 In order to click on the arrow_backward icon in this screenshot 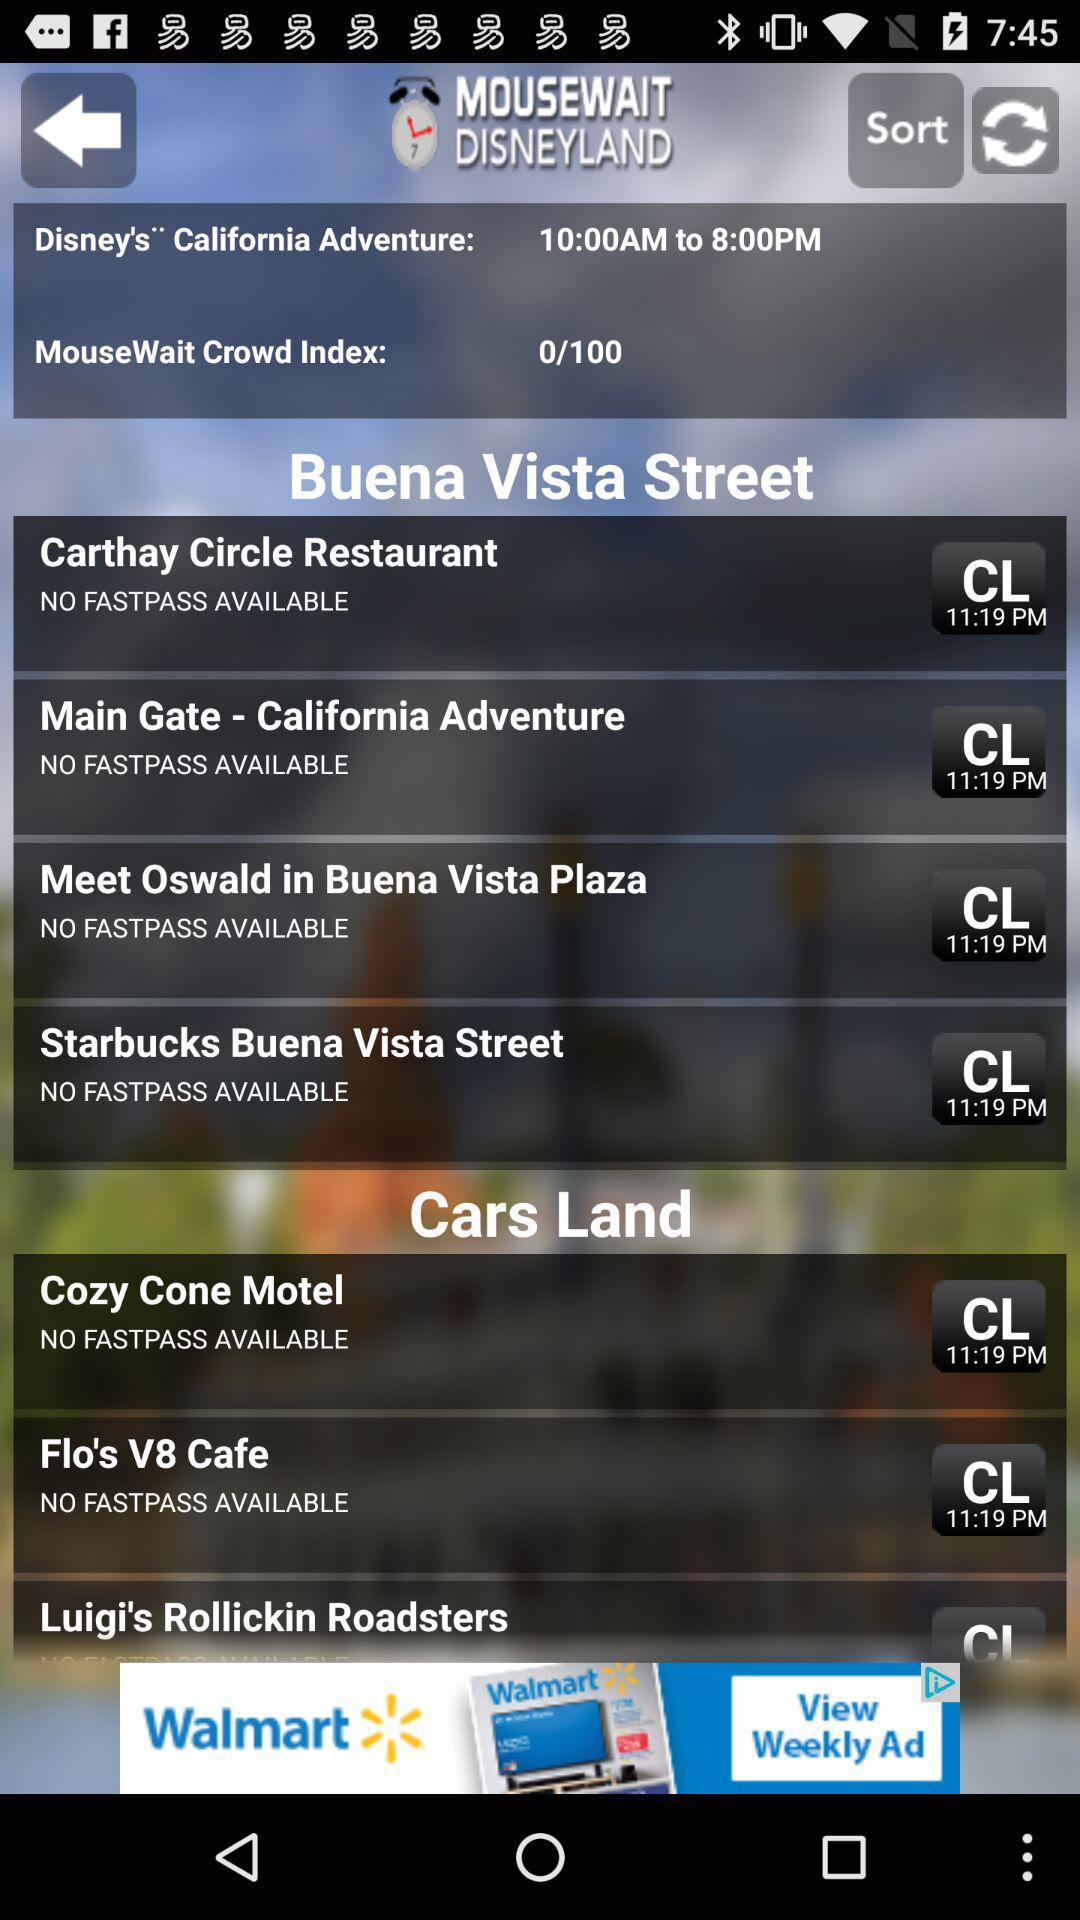, I will do `click(77, 138)`.